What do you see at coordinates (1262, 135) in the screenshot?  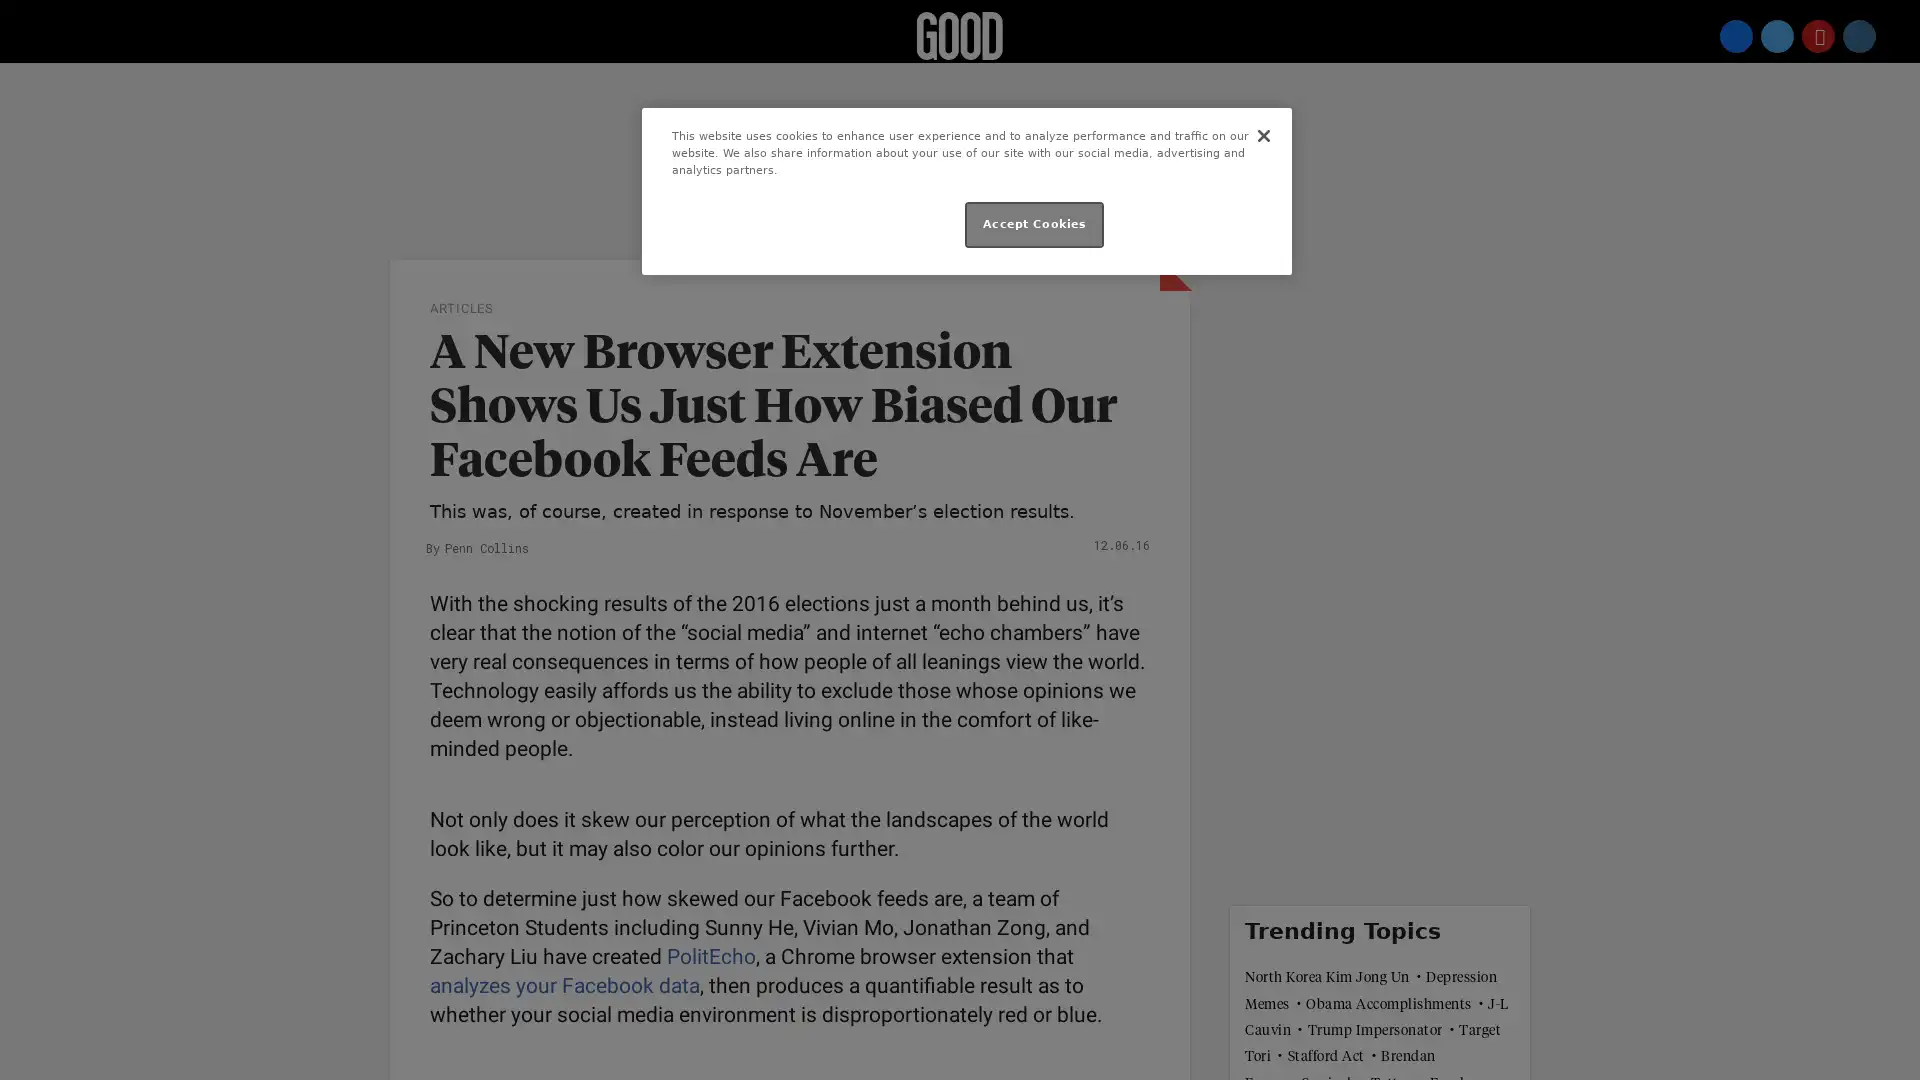 I see `Close` at bounding box center [1262, 135].